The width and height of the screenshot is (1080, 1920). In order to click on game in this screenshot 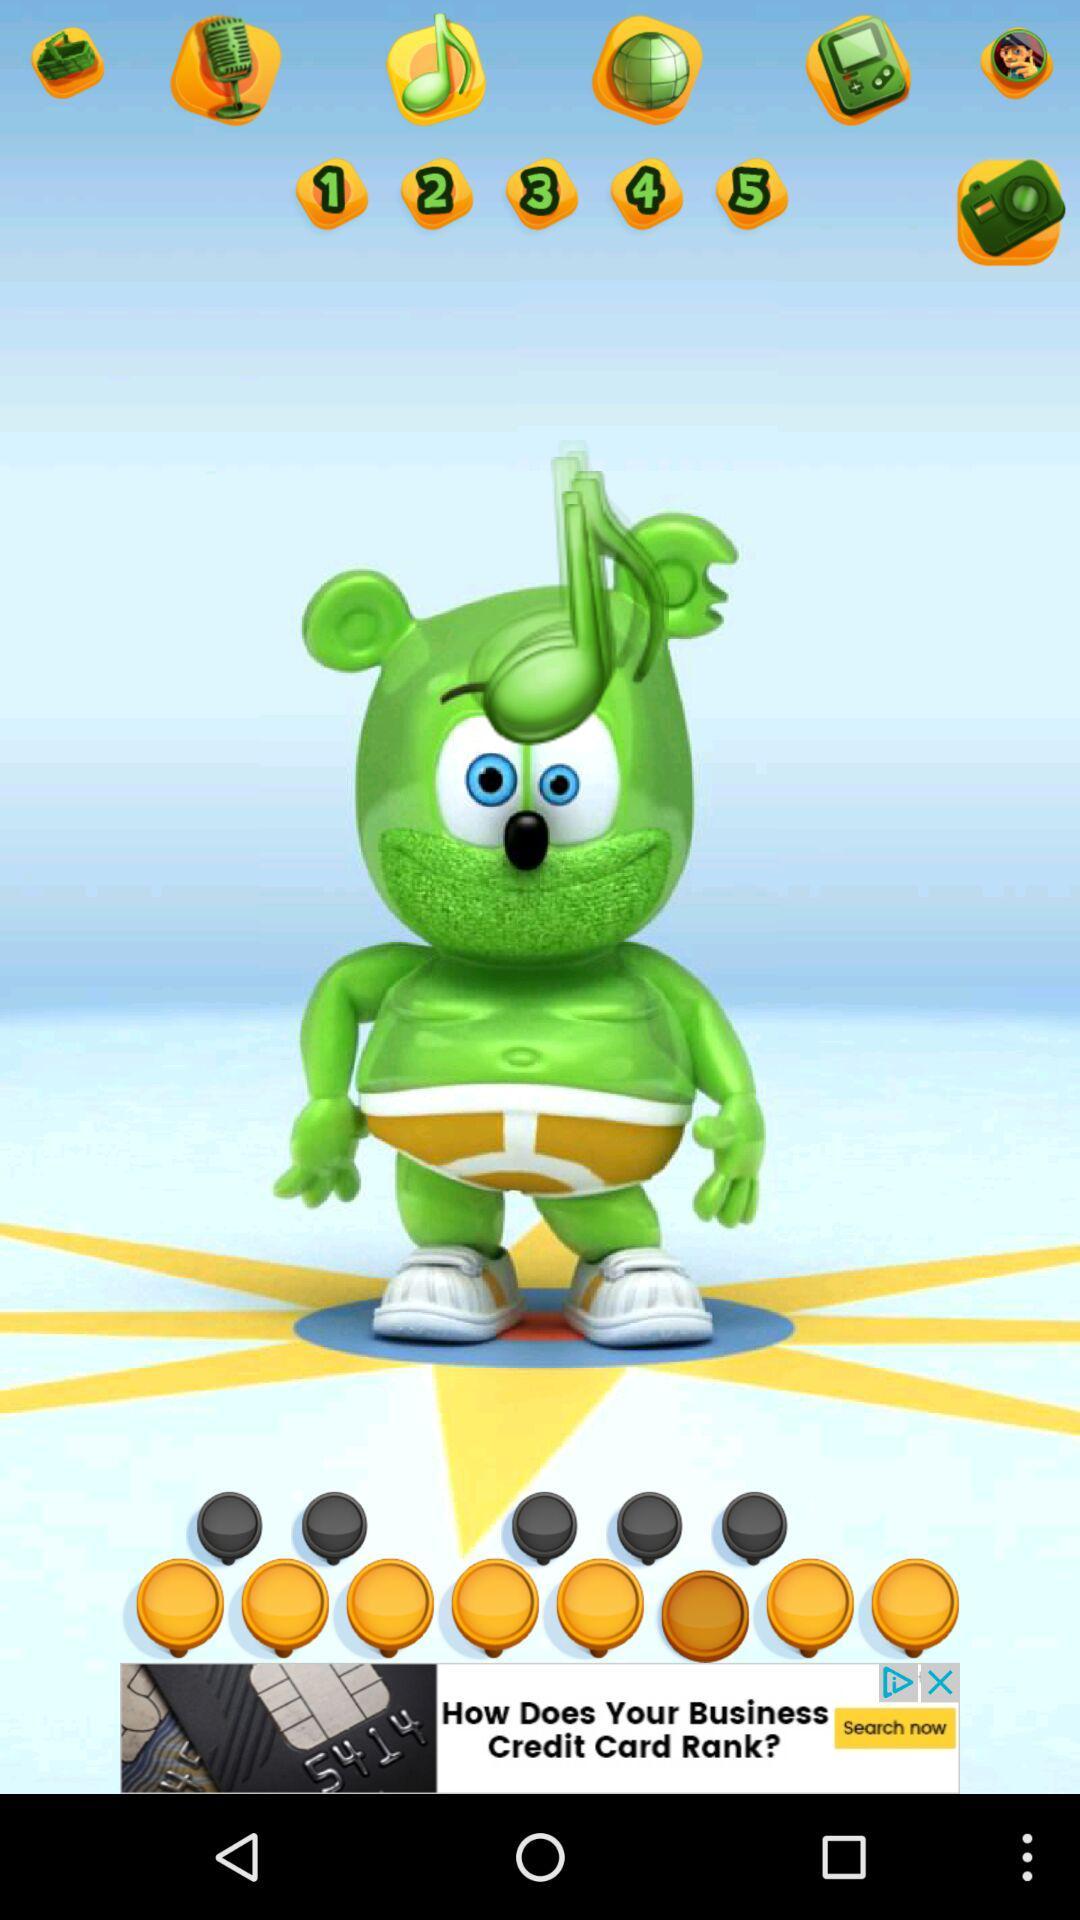, I will do `click(855, 72)`.